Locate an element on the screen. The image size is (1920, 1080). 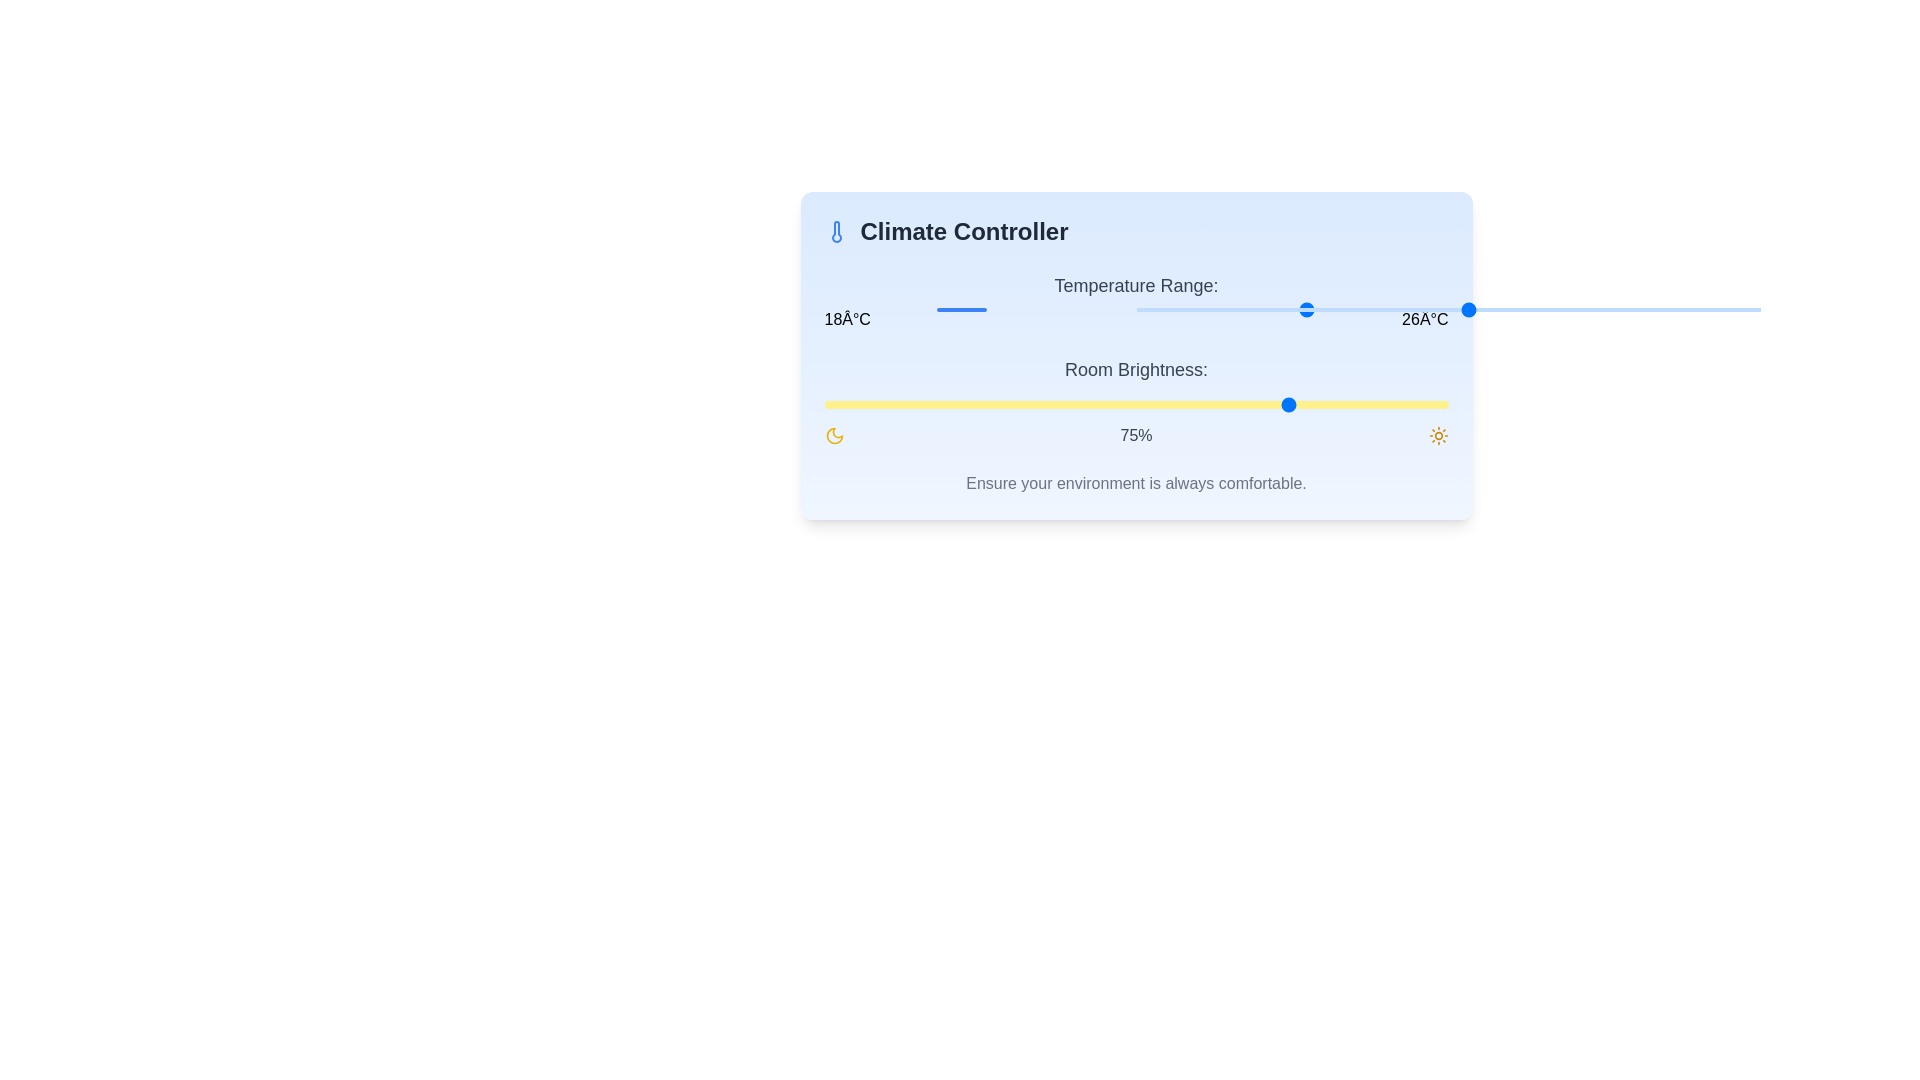
label that displays the text 'Climate Controller', which is styled in a bold and large font size, located to the right of a thermometer icon in the header section of the card is located at coordinates (964, 230).